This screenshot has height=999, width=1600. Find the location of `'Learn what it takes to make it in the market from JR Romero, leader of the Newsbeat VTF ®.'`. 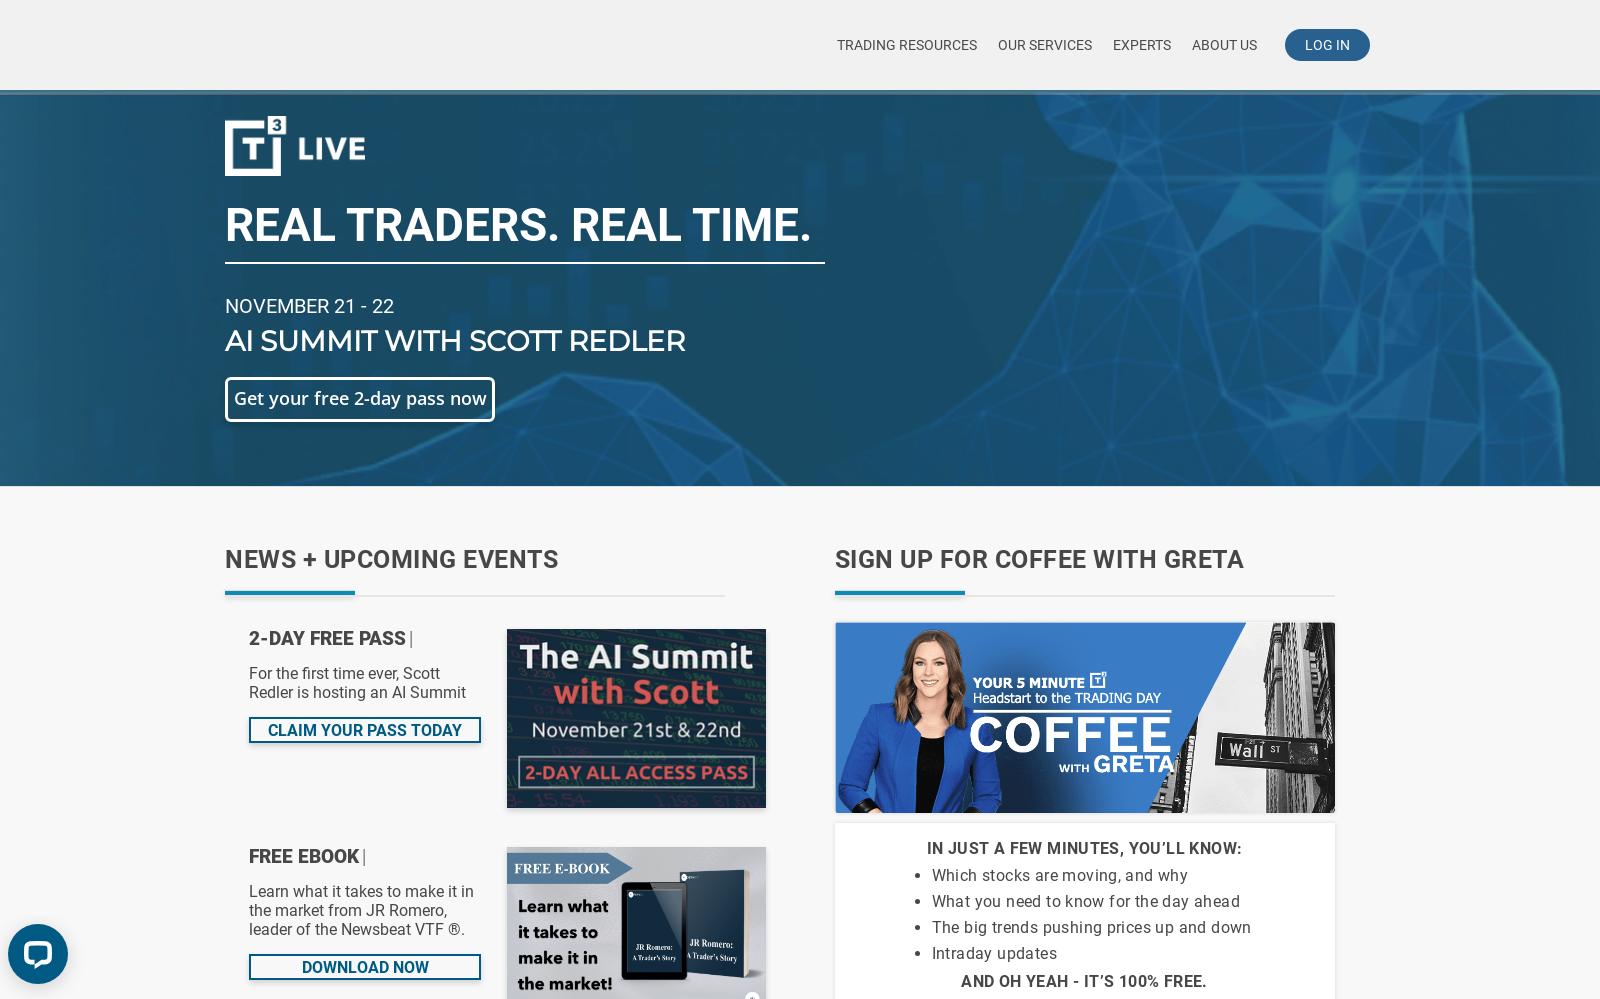

'Learn what it takes to make it in the market from JR Romero, leader of the Newsbeat VTF ®.' is located at coordinates (361, 910).